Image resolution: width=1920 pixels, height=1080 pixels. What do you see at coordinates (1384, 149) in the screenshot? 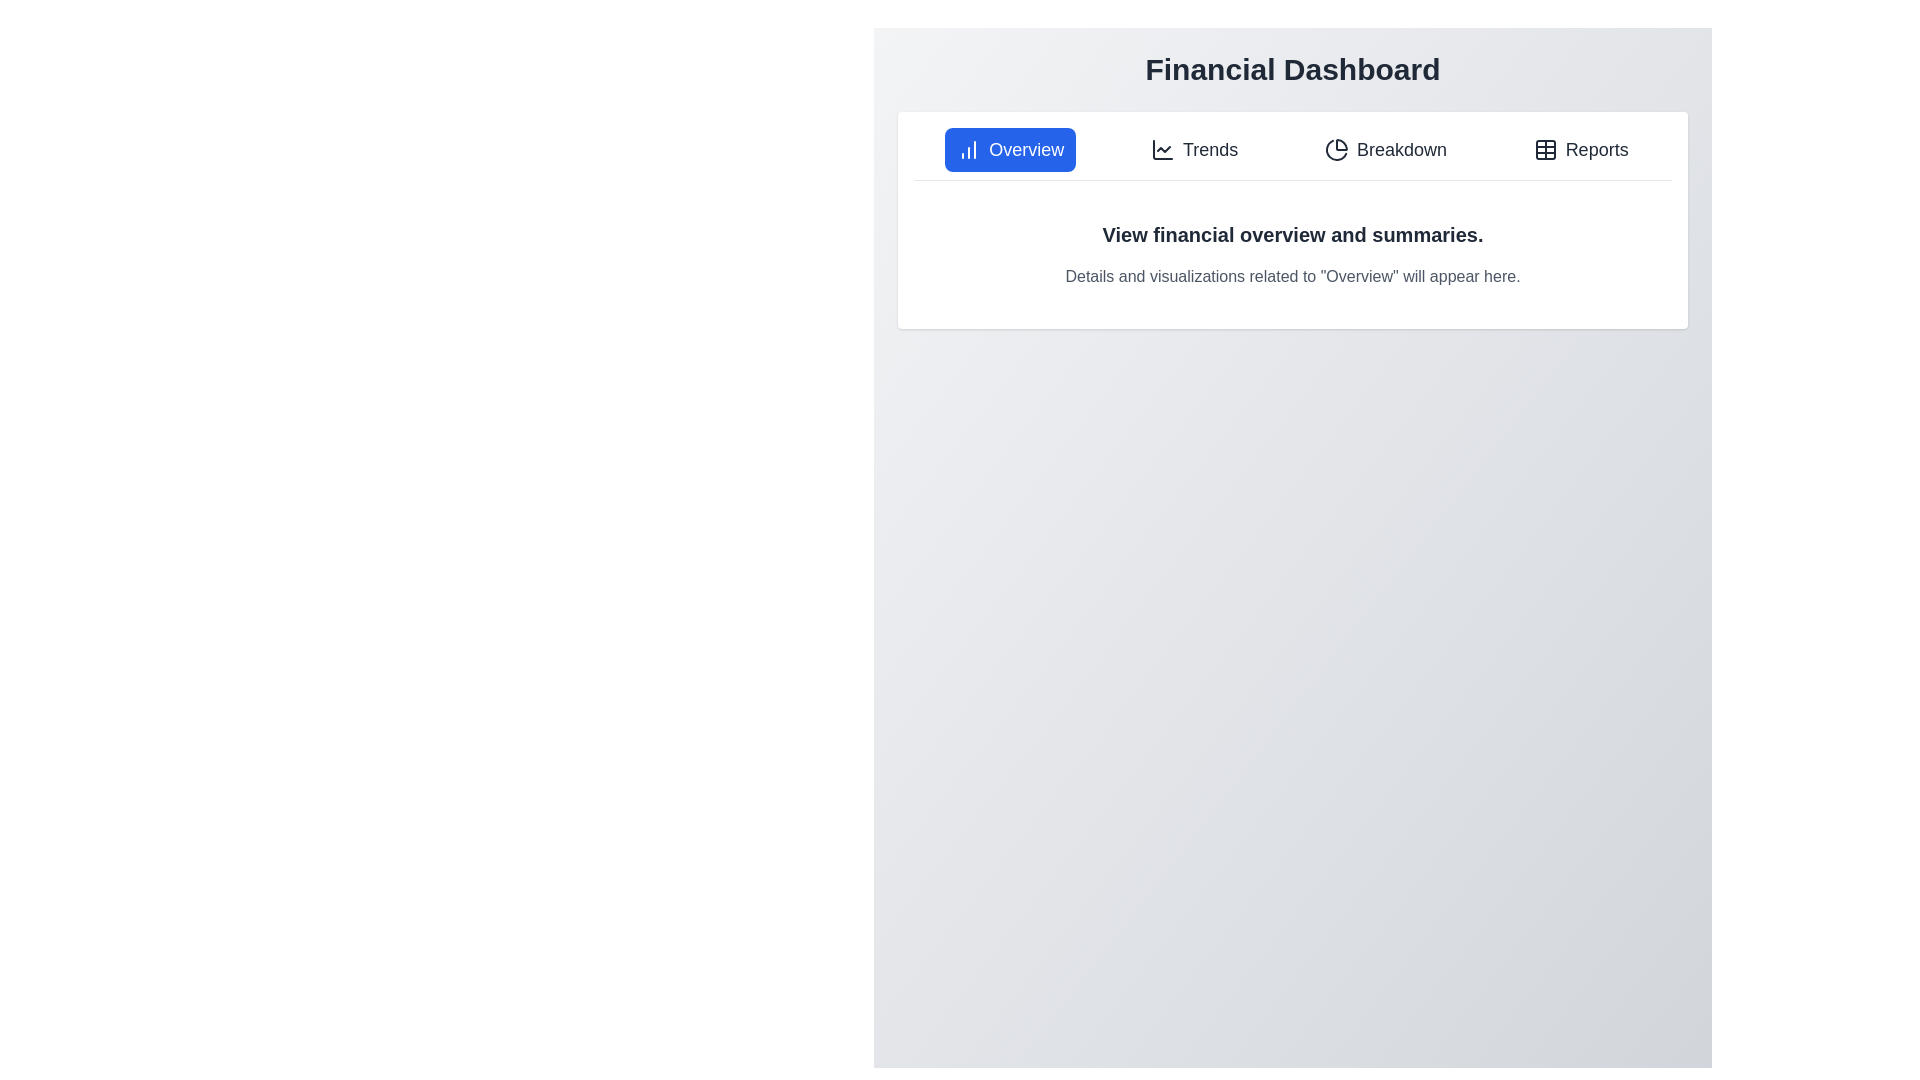
I see `the Breakdown tab to view its content` at bounding box center [1384, 149].